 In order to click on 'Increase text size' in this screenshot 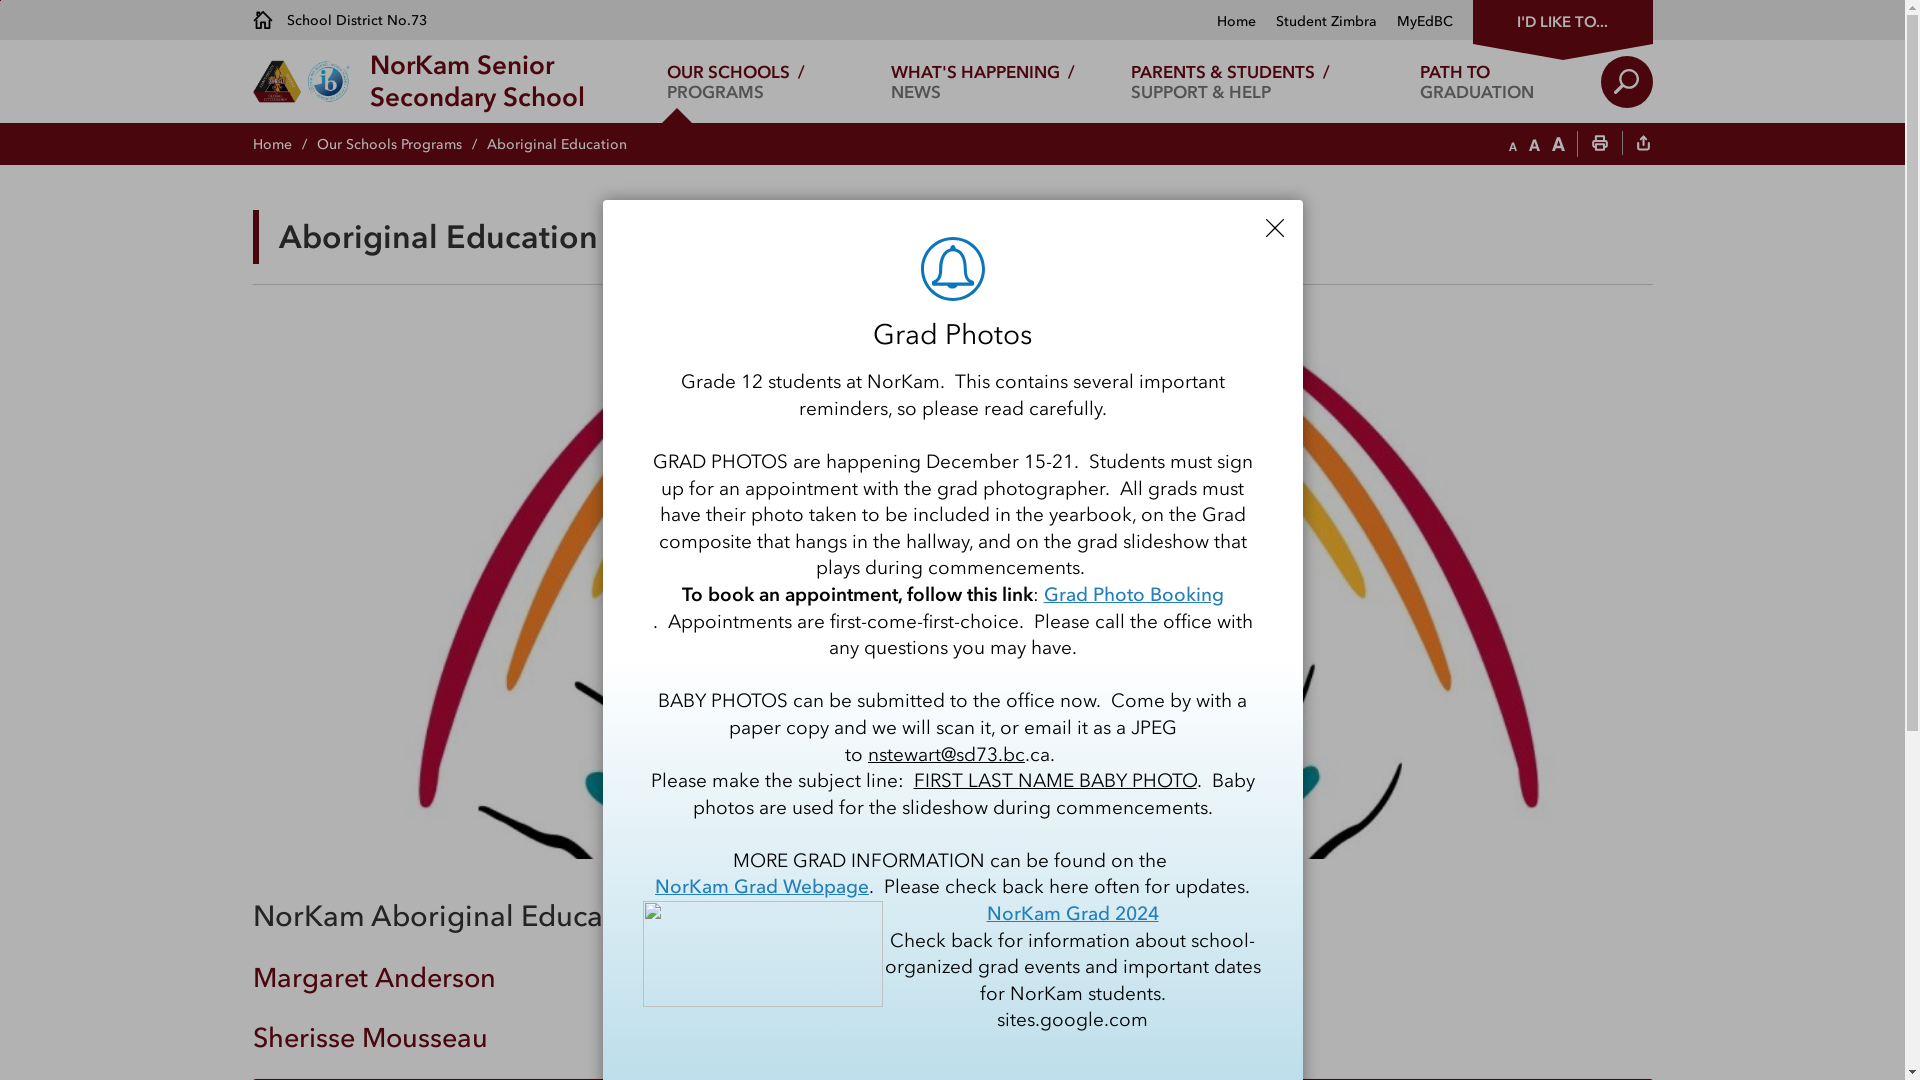, I will do `click(1557, 144)`.